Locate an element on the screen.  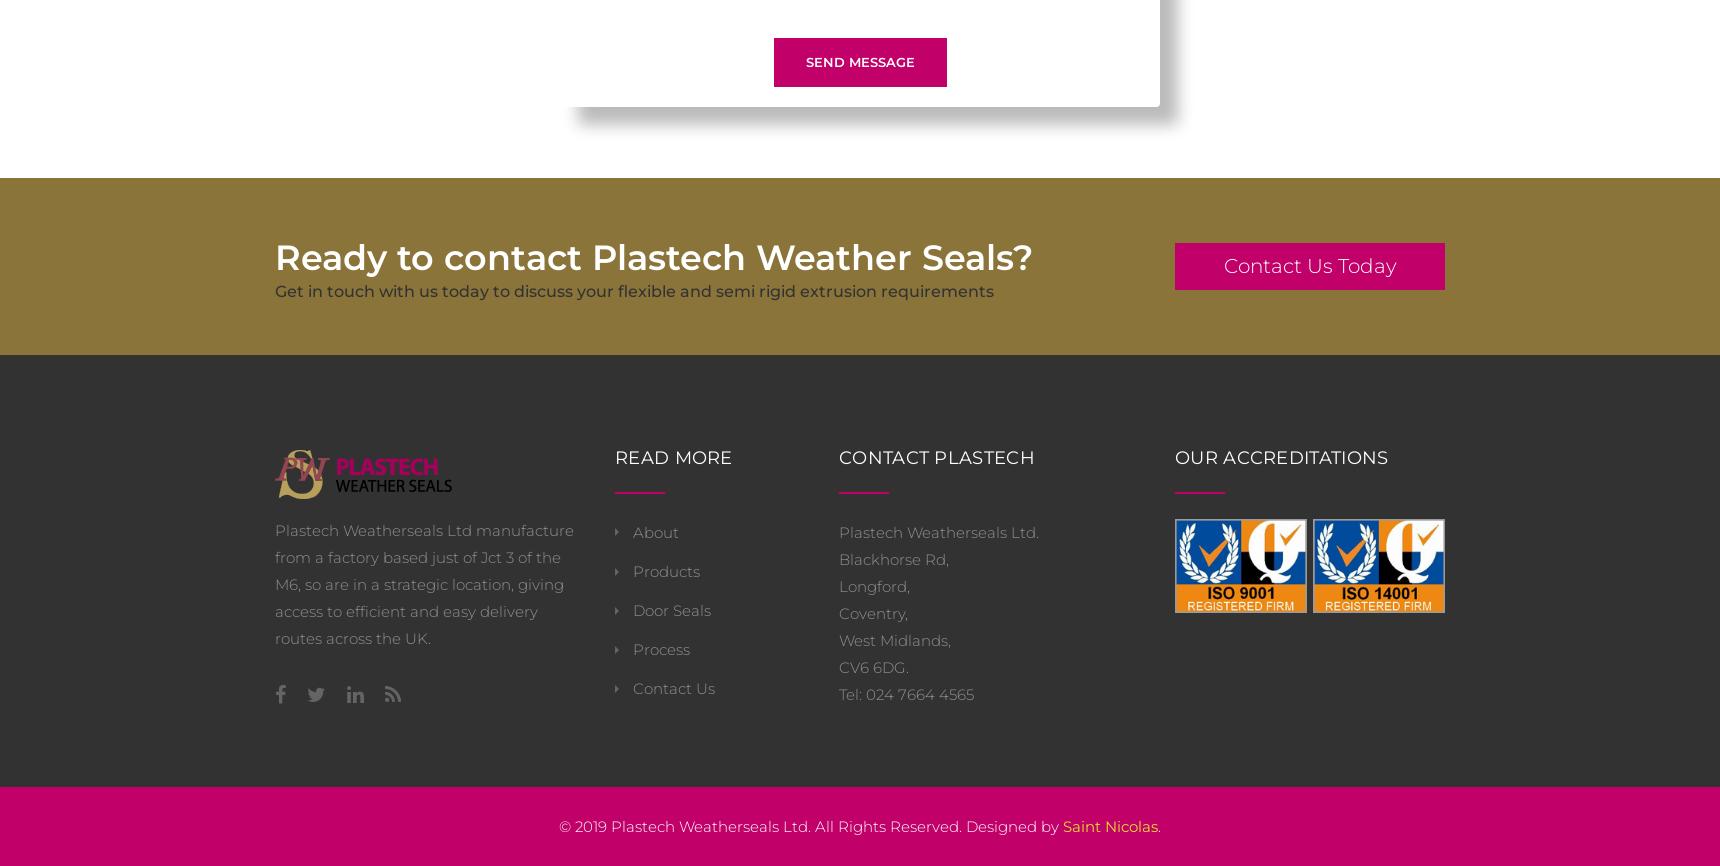
'Ready to contact Plastech Weather Seals?' is located at coordinates (275, 256).